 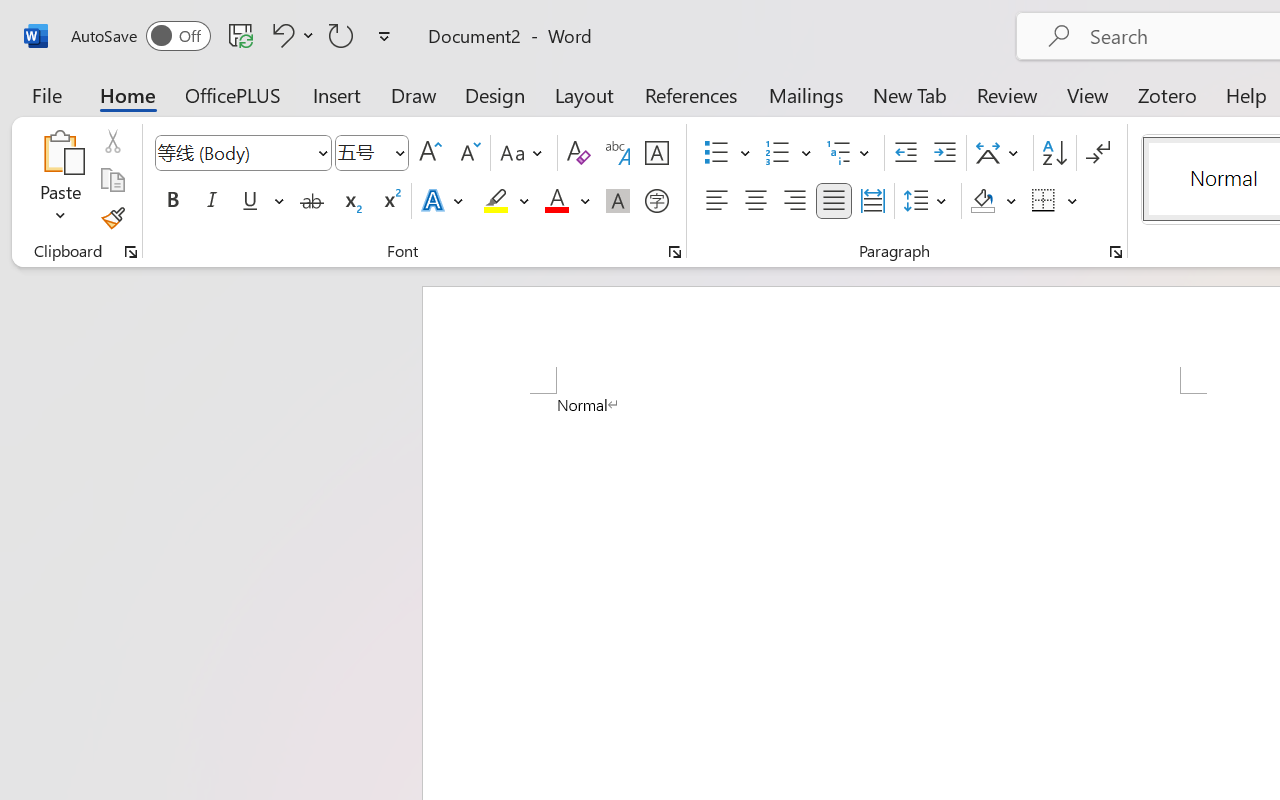 I want to click on 'Strikethrough', so click(x=311, y=201).